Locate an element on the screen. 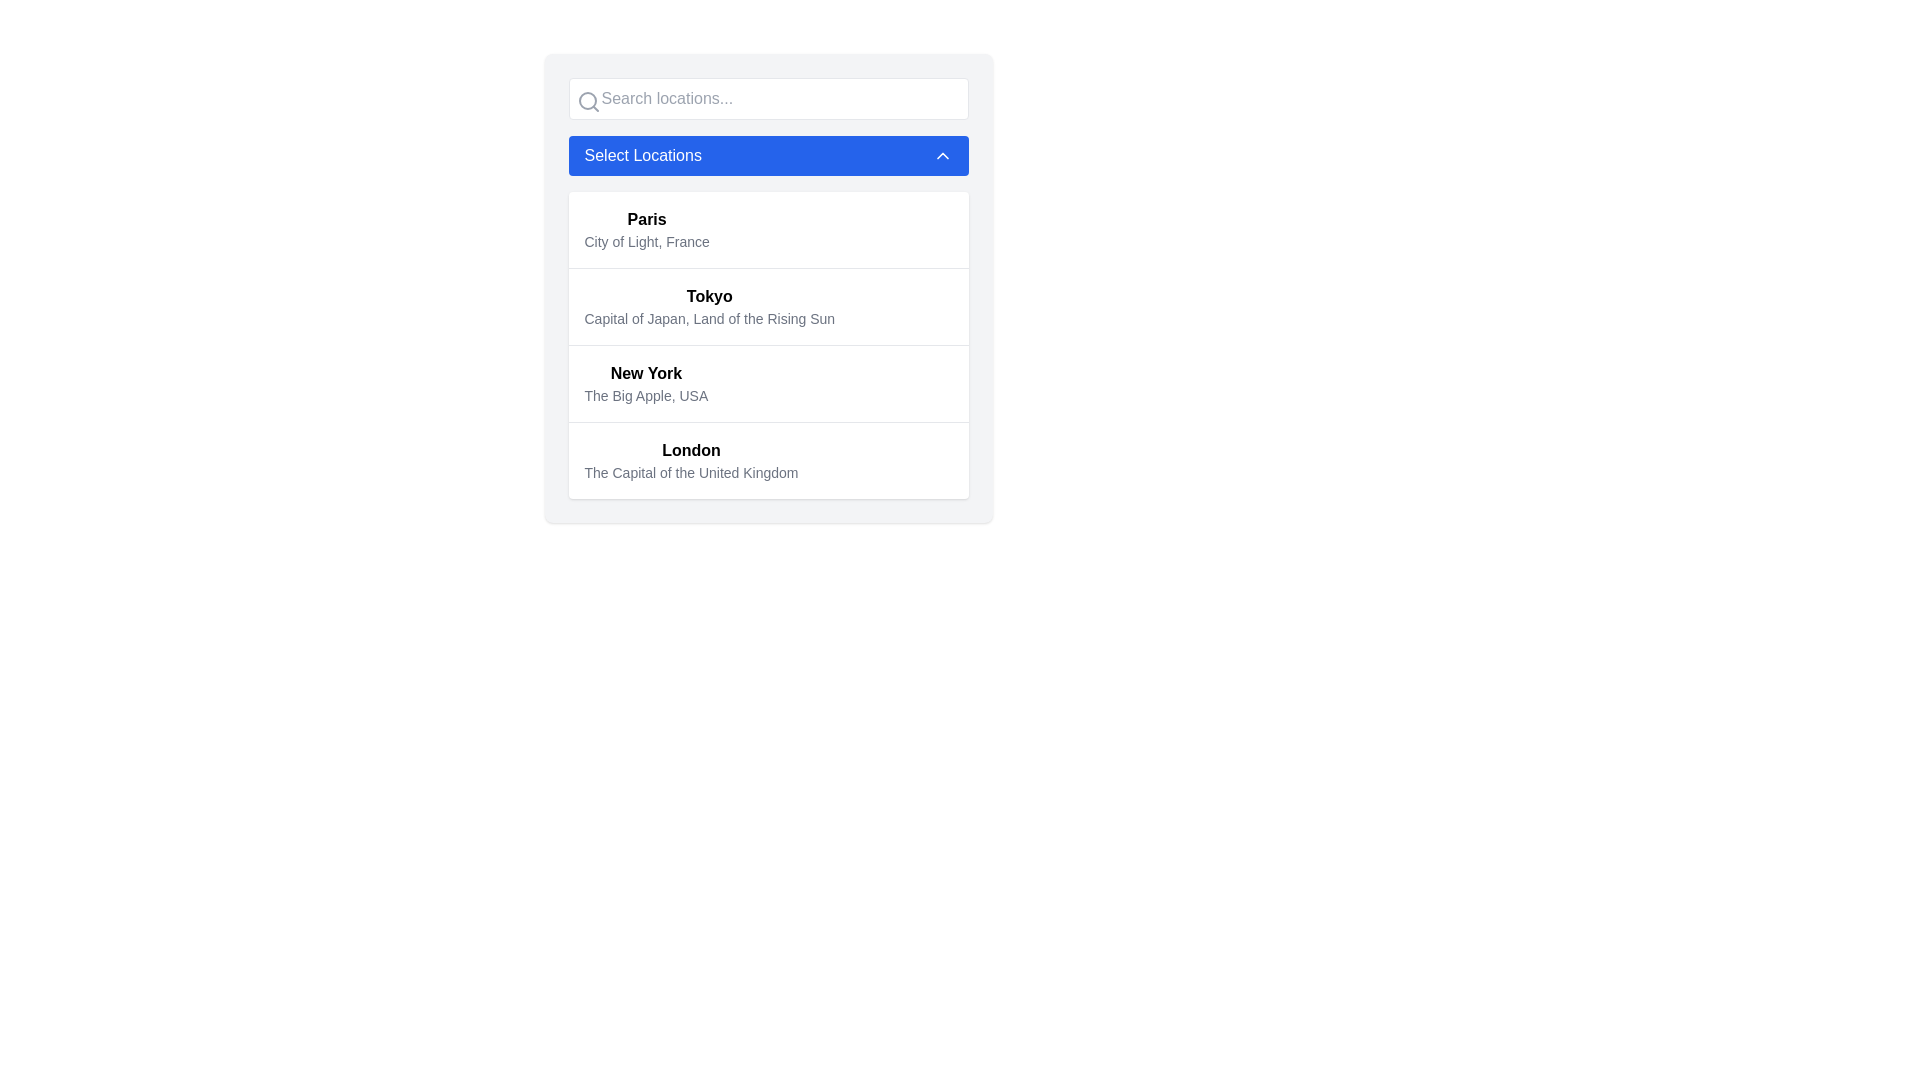 This screenshot has height=1080, width=1920. descriptive text label providing additional information about the city 'Tokyo', located below the main text 'Tokyo' within the grouped card layout is located at coordinates (709, 318).